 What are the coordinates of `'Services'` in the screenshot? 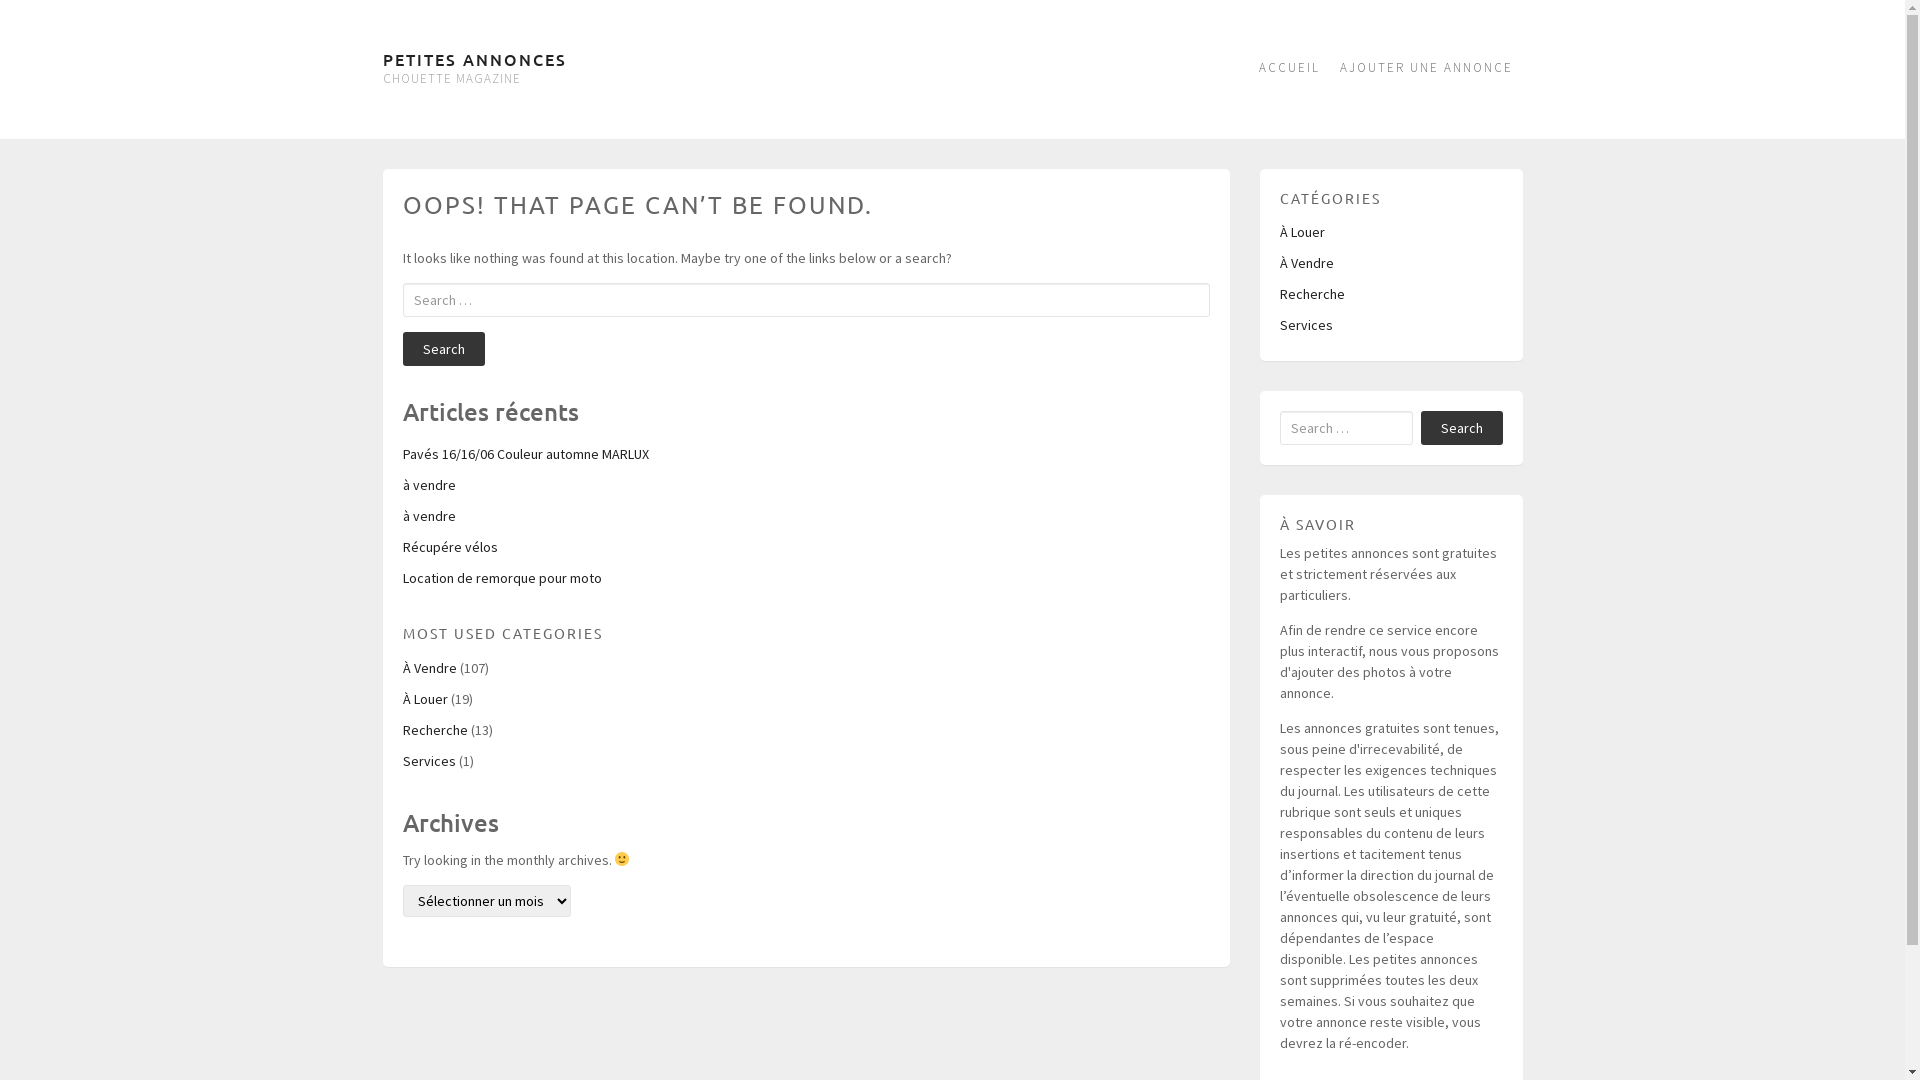 It's located at (1306, 323).